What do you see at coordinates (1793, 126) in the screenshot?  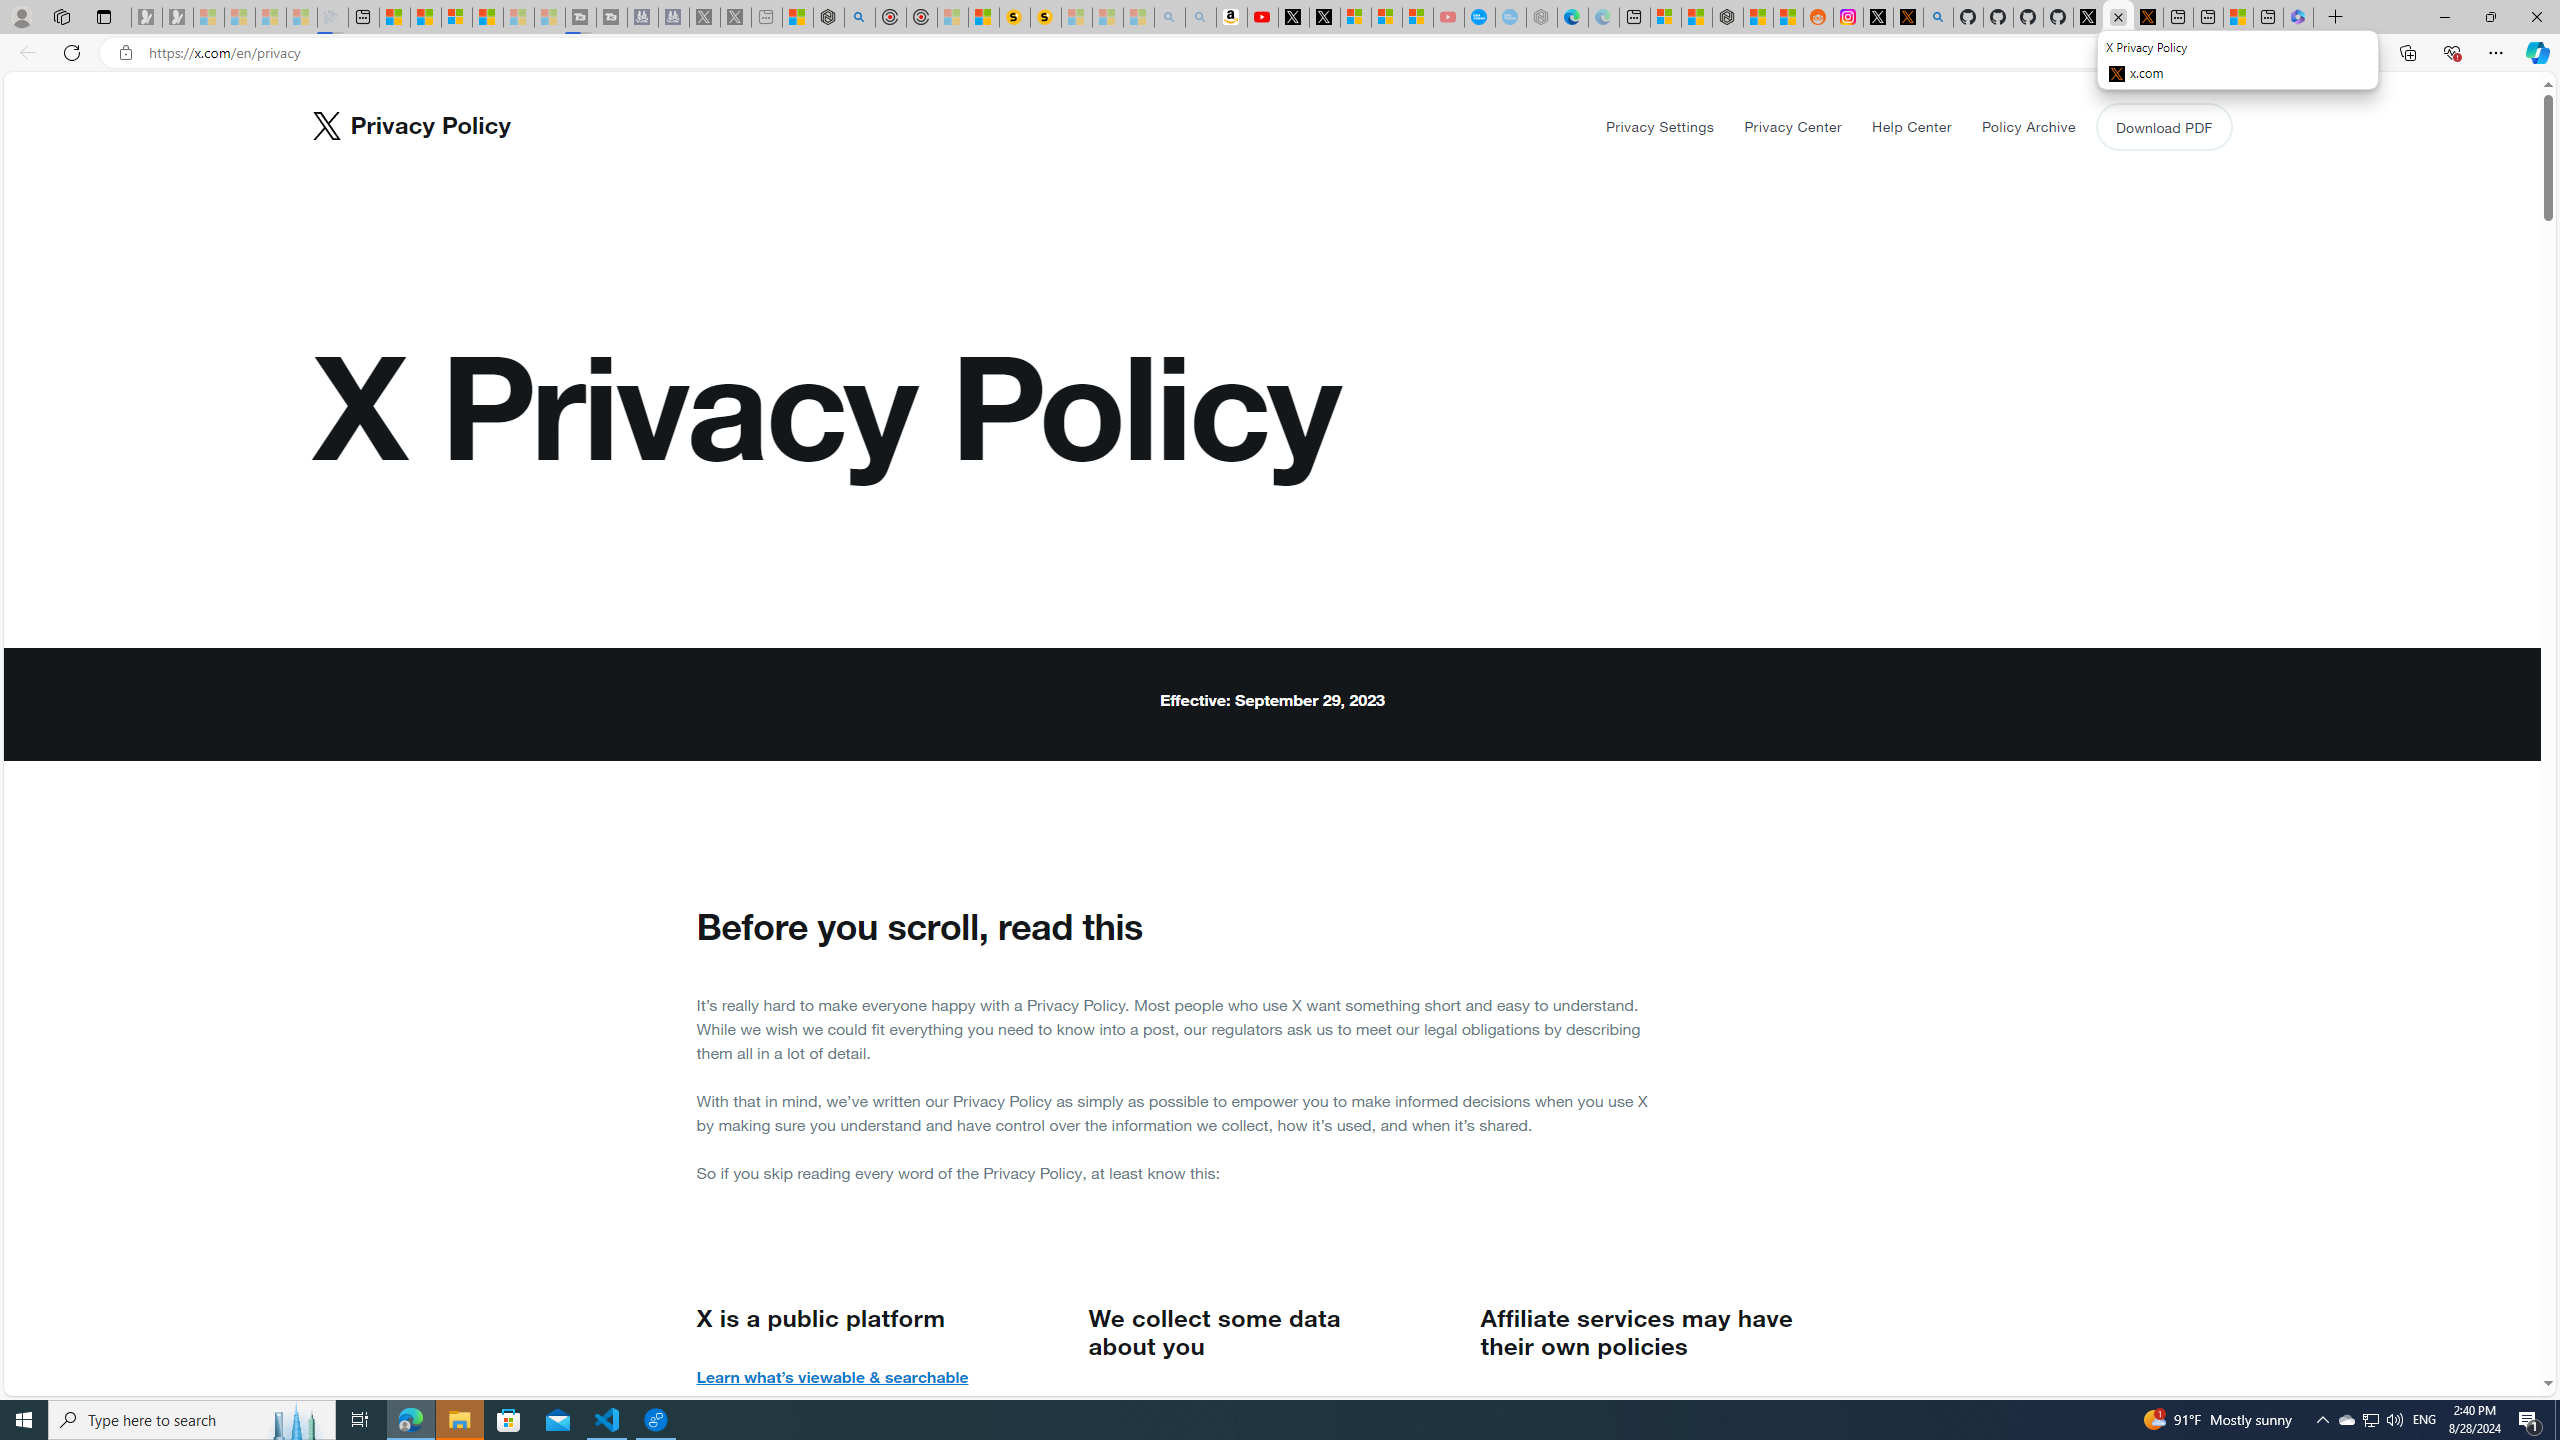 I see `'Privacy Center'` at bounding box center [1793, 126].